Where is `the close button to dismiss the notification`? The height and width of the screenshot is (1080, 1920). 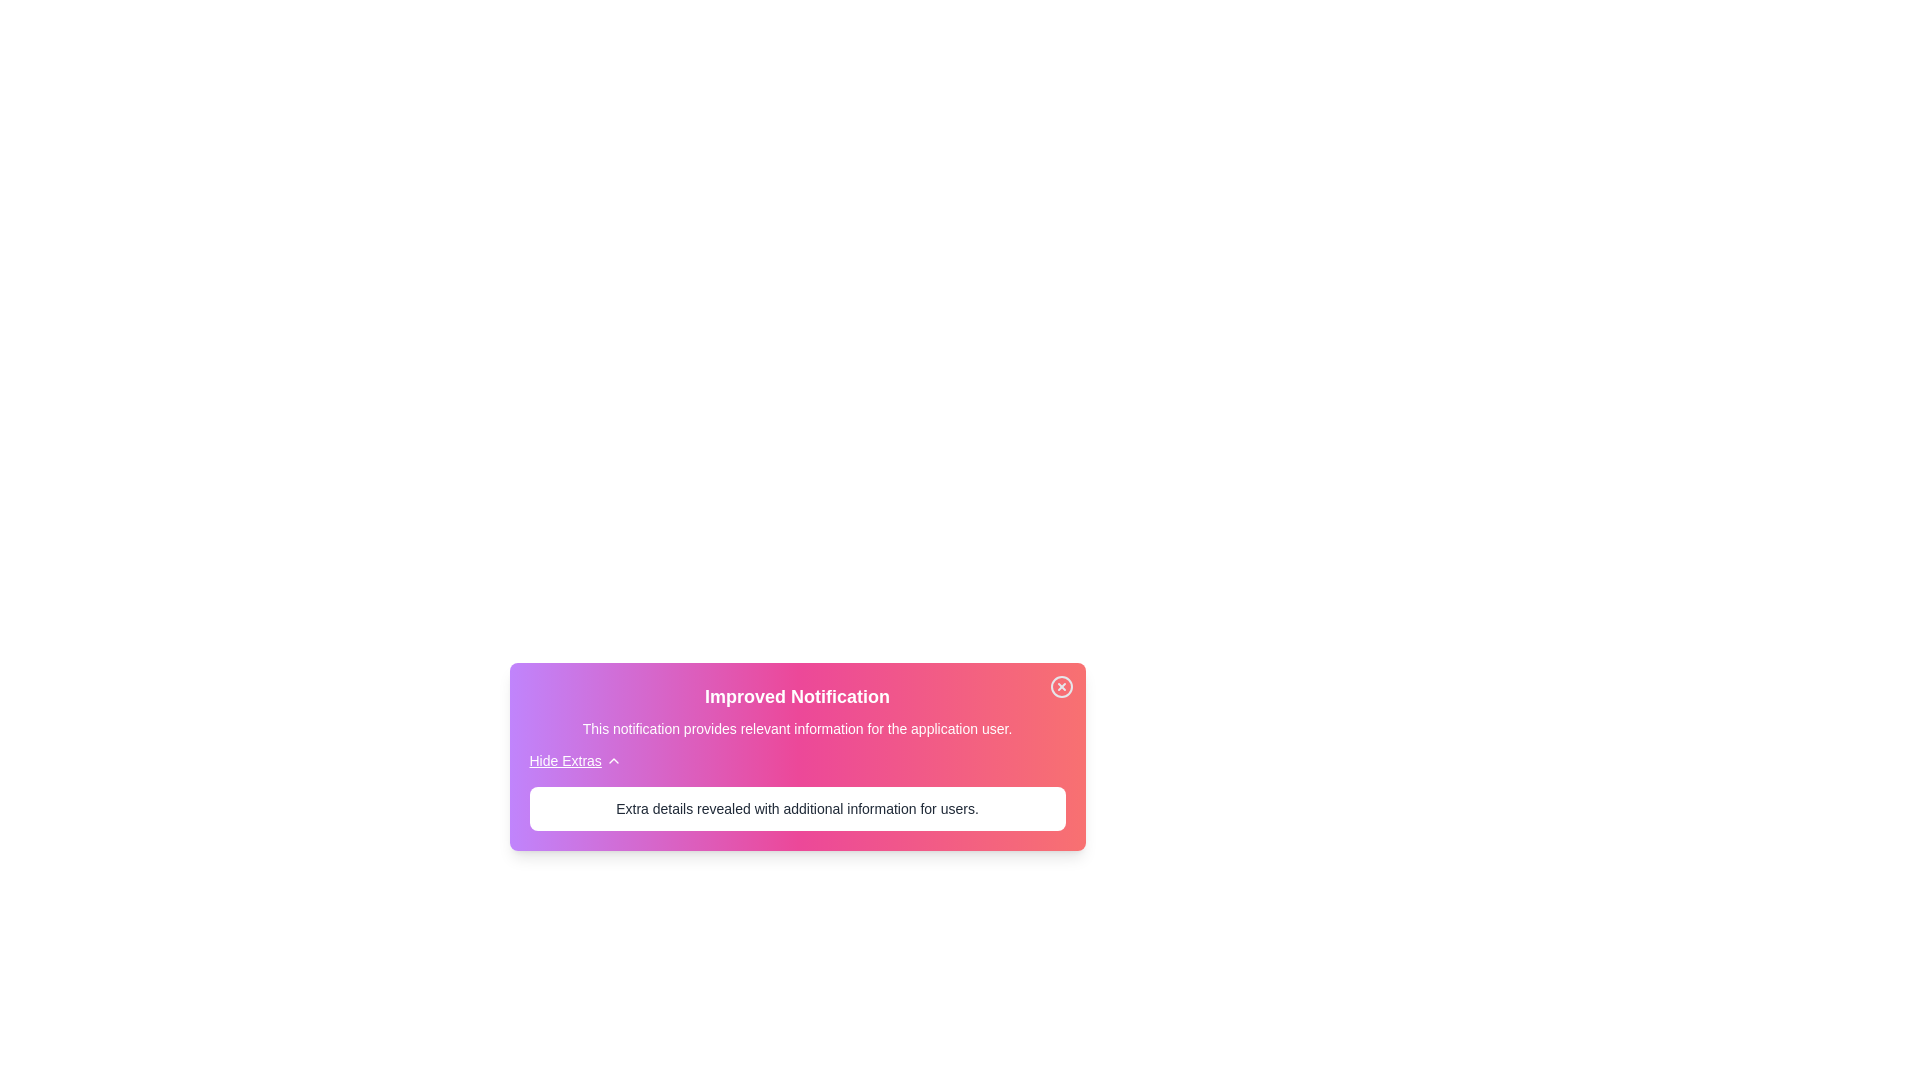 the close button to dismiss the notification is located at coordinates (1060, 685).